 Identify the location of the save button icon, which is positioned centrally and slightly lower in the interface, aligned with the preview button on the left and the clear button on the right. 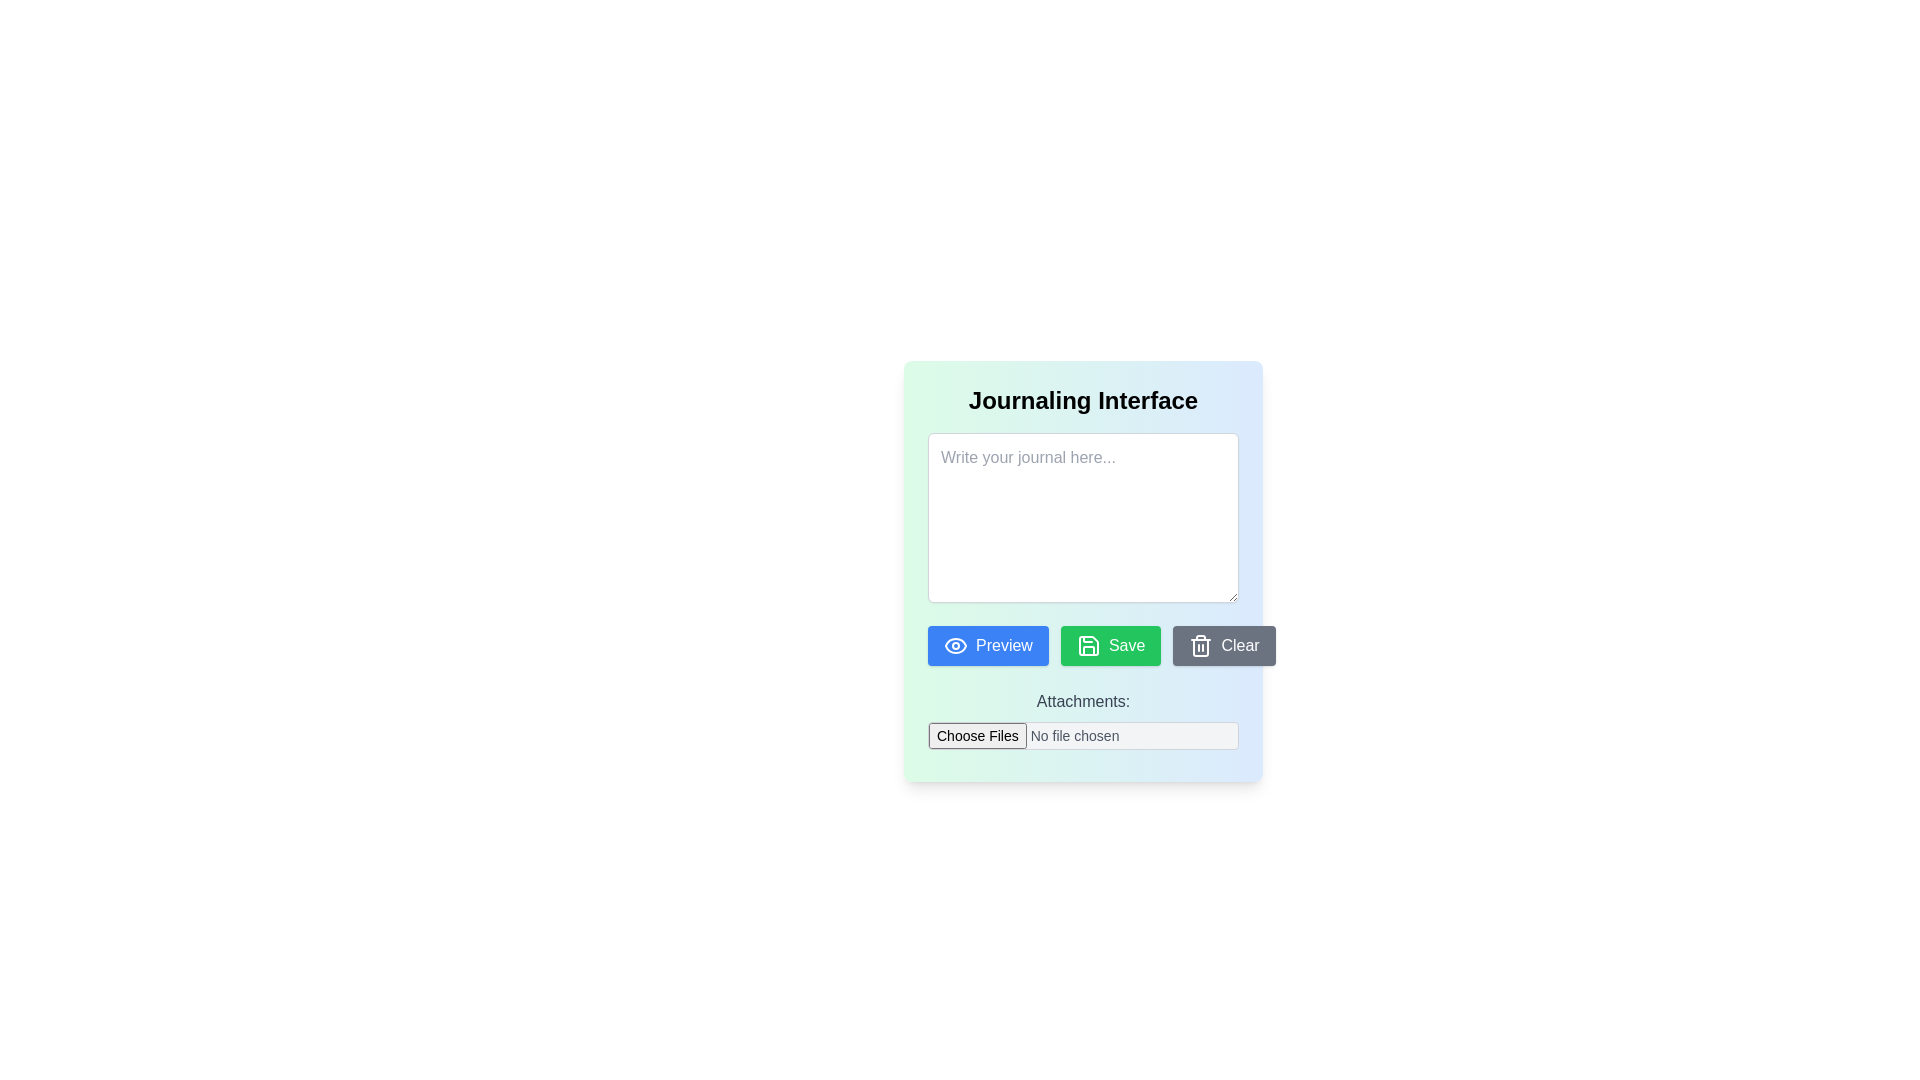
(1087, 645).